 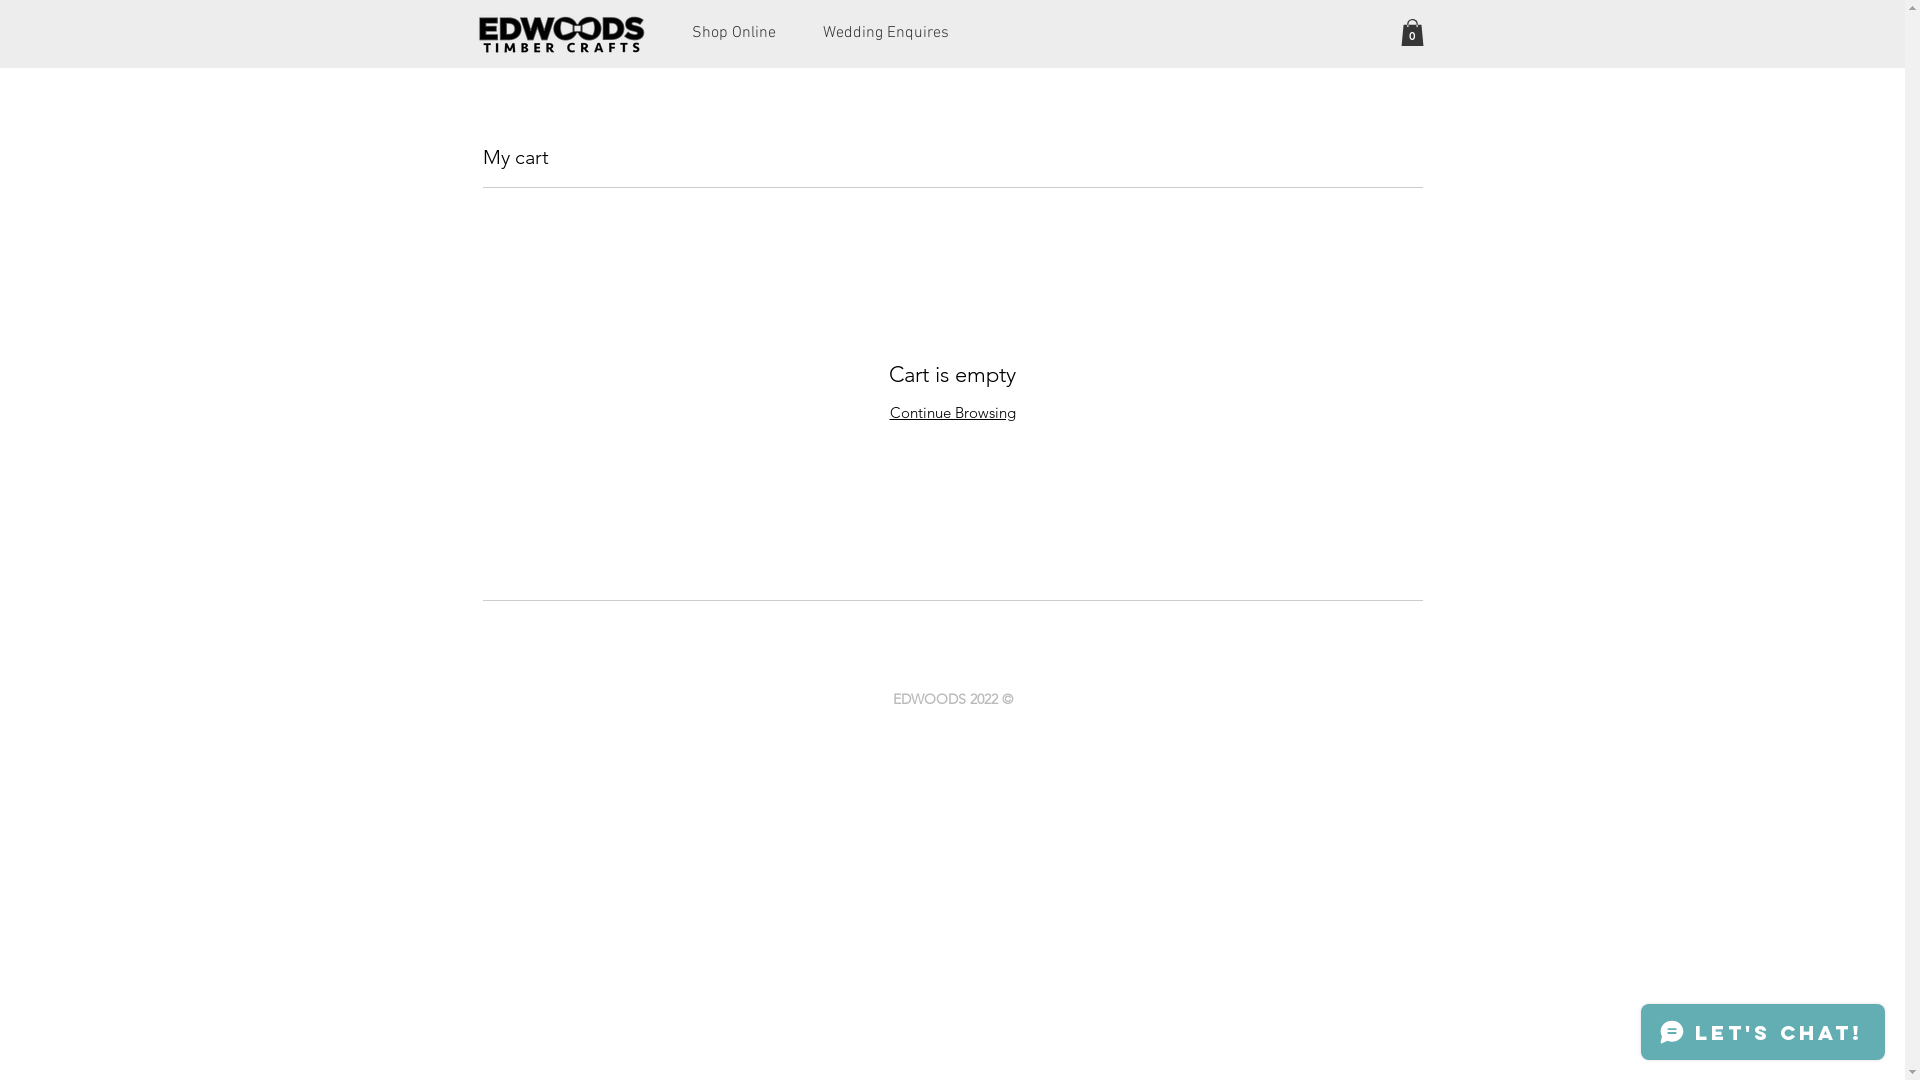 I want to click on 'Continue Browsing', so click(x=952, y=411).